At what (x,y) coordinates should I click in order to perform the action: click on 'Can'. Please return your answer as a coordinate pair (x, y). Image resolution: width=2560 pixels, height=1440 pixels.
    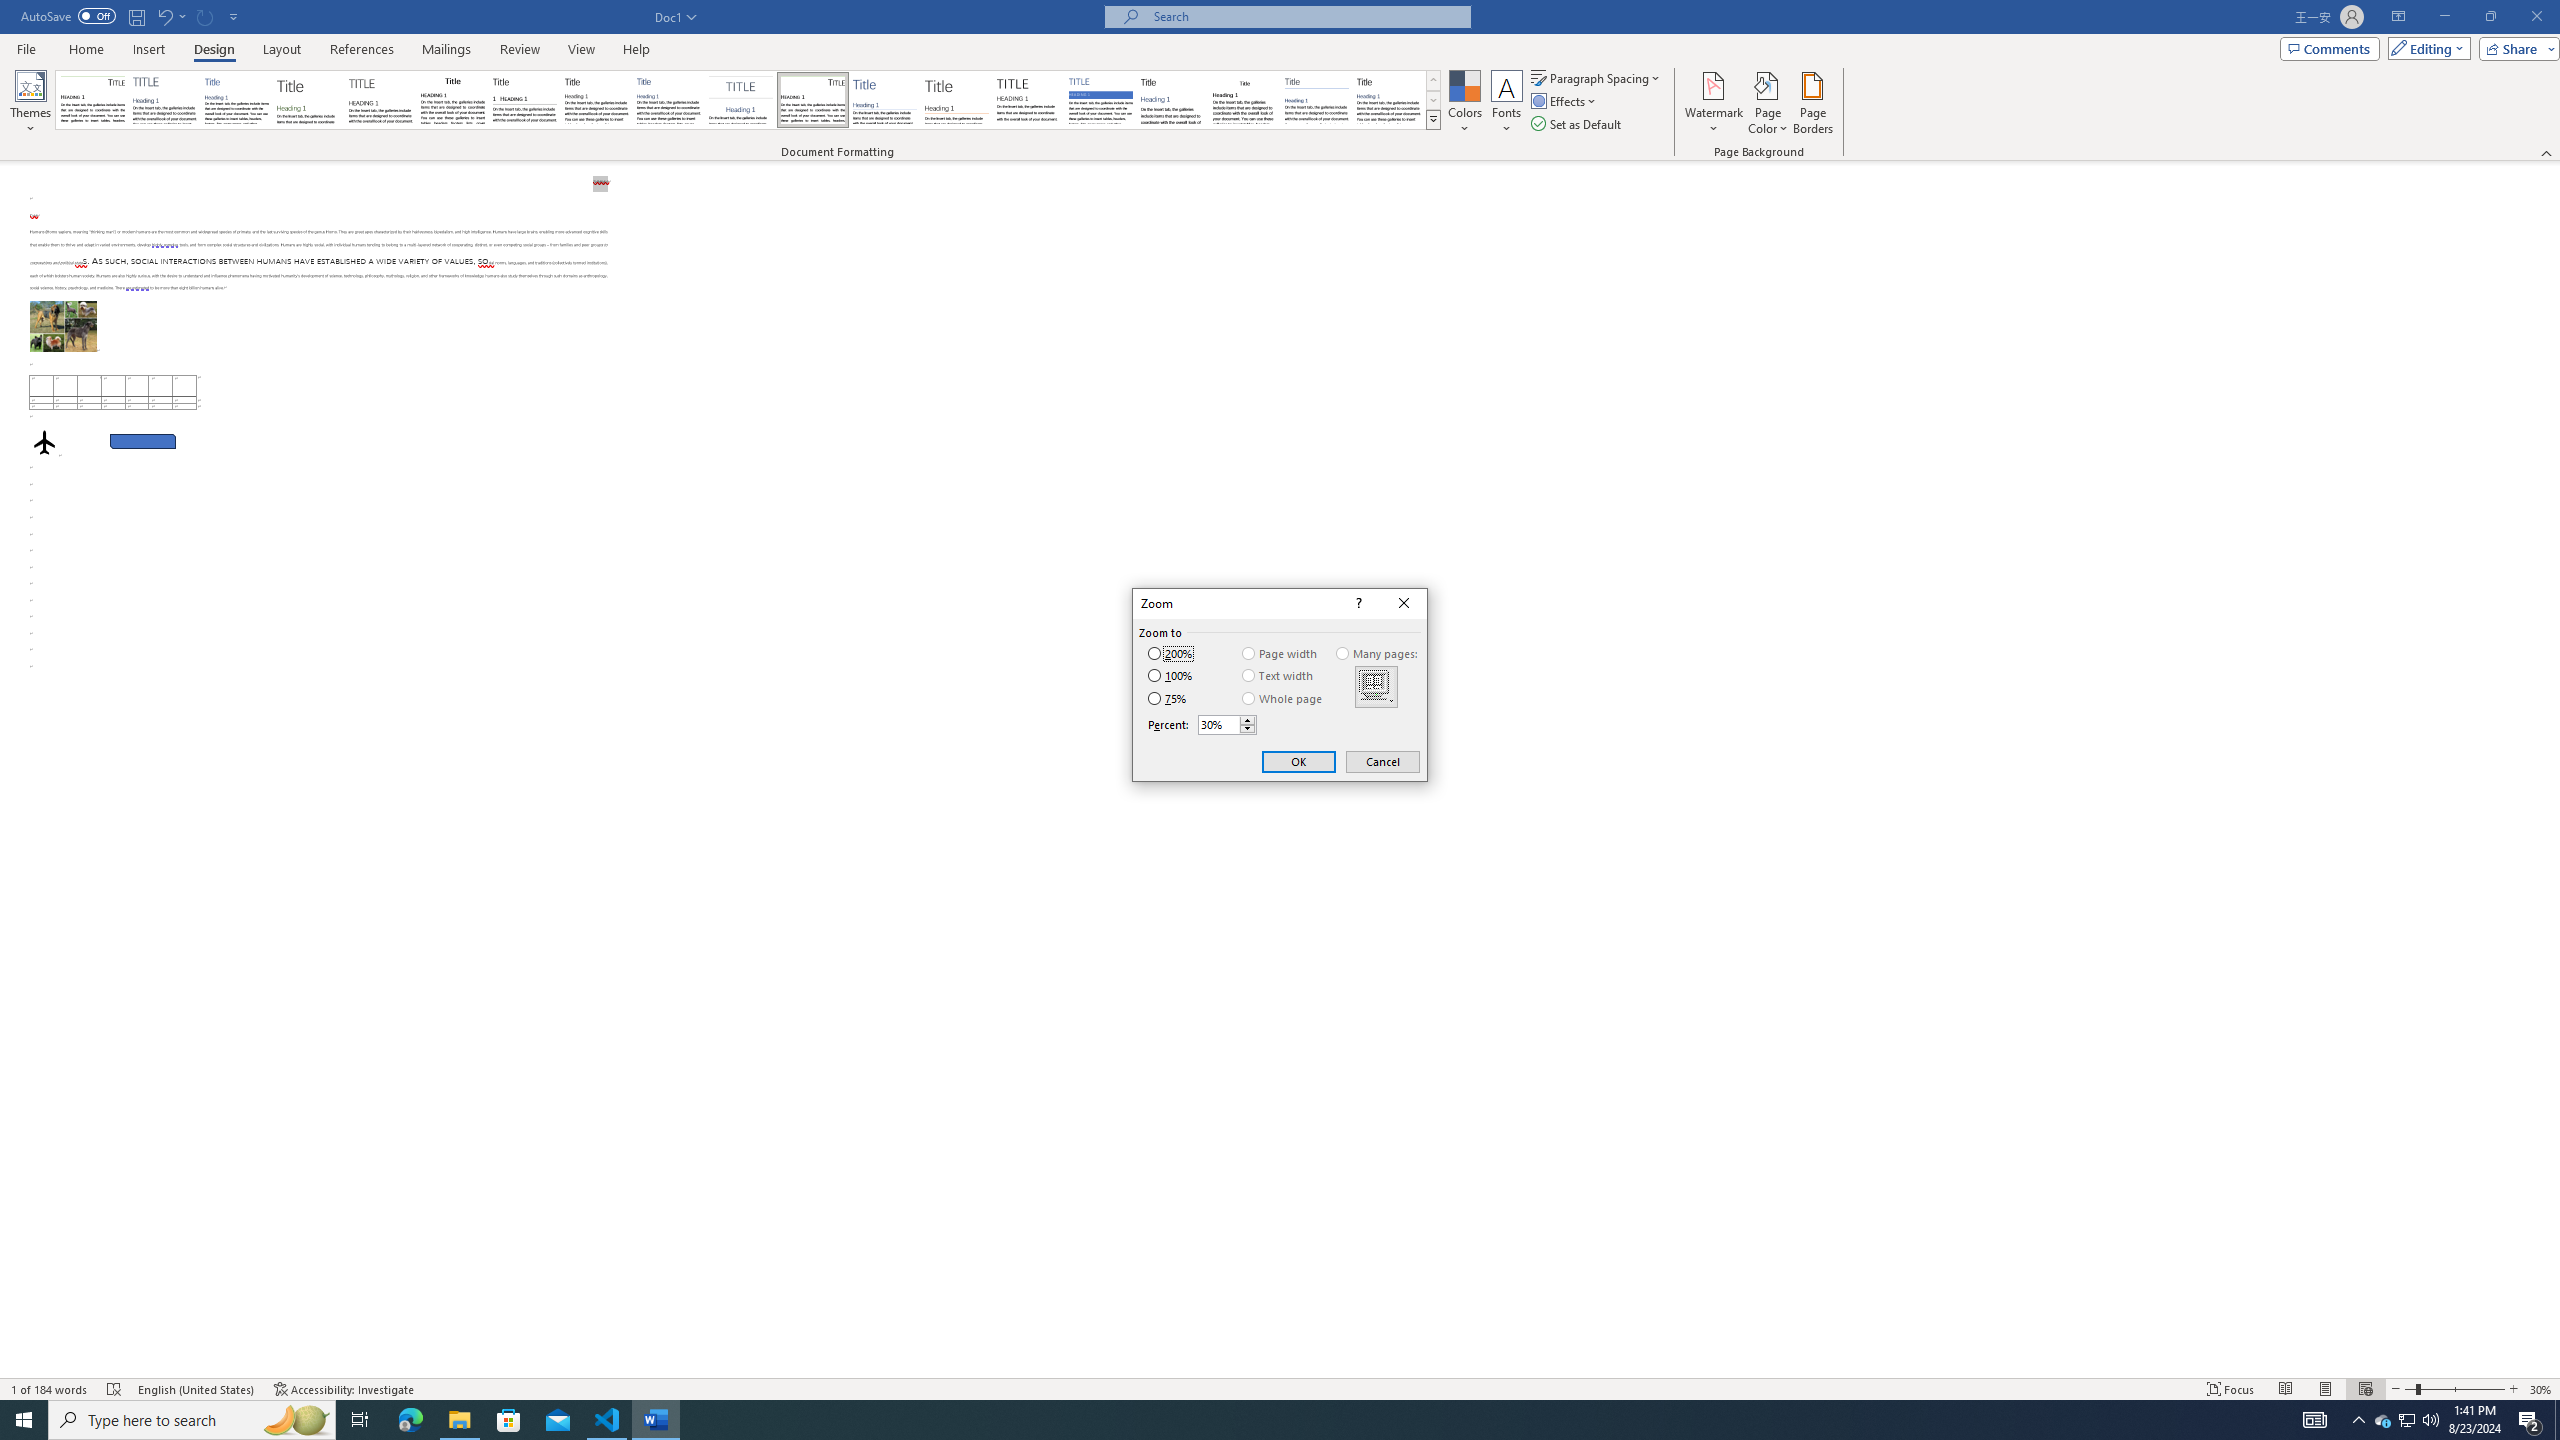
    Looking at the image, I should click on (205, 15).